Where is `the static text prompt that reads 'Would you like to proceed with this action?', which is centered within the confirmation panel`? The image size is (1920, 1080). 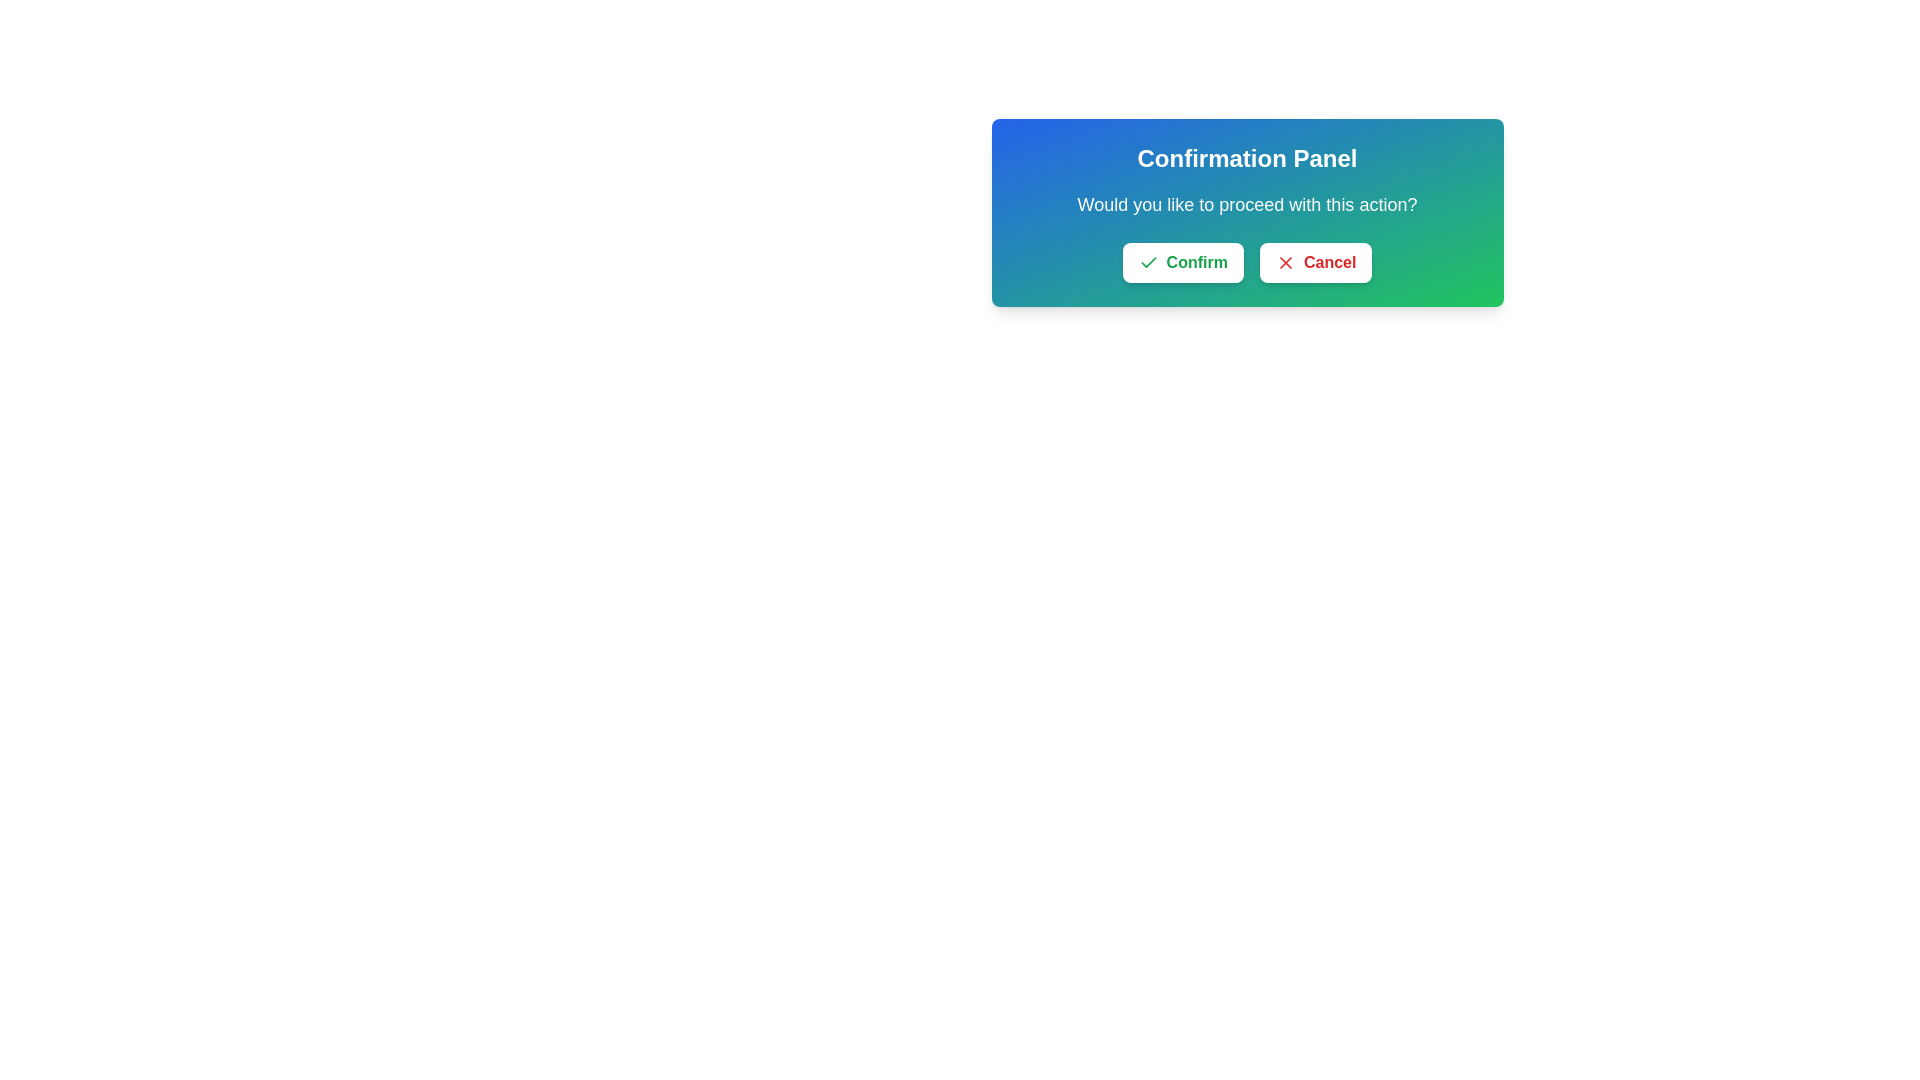 the static text prompt that reads 'Would you like to proceed with this action?', which is centered within the confirmation panel is located at coordinates (1246, 204).